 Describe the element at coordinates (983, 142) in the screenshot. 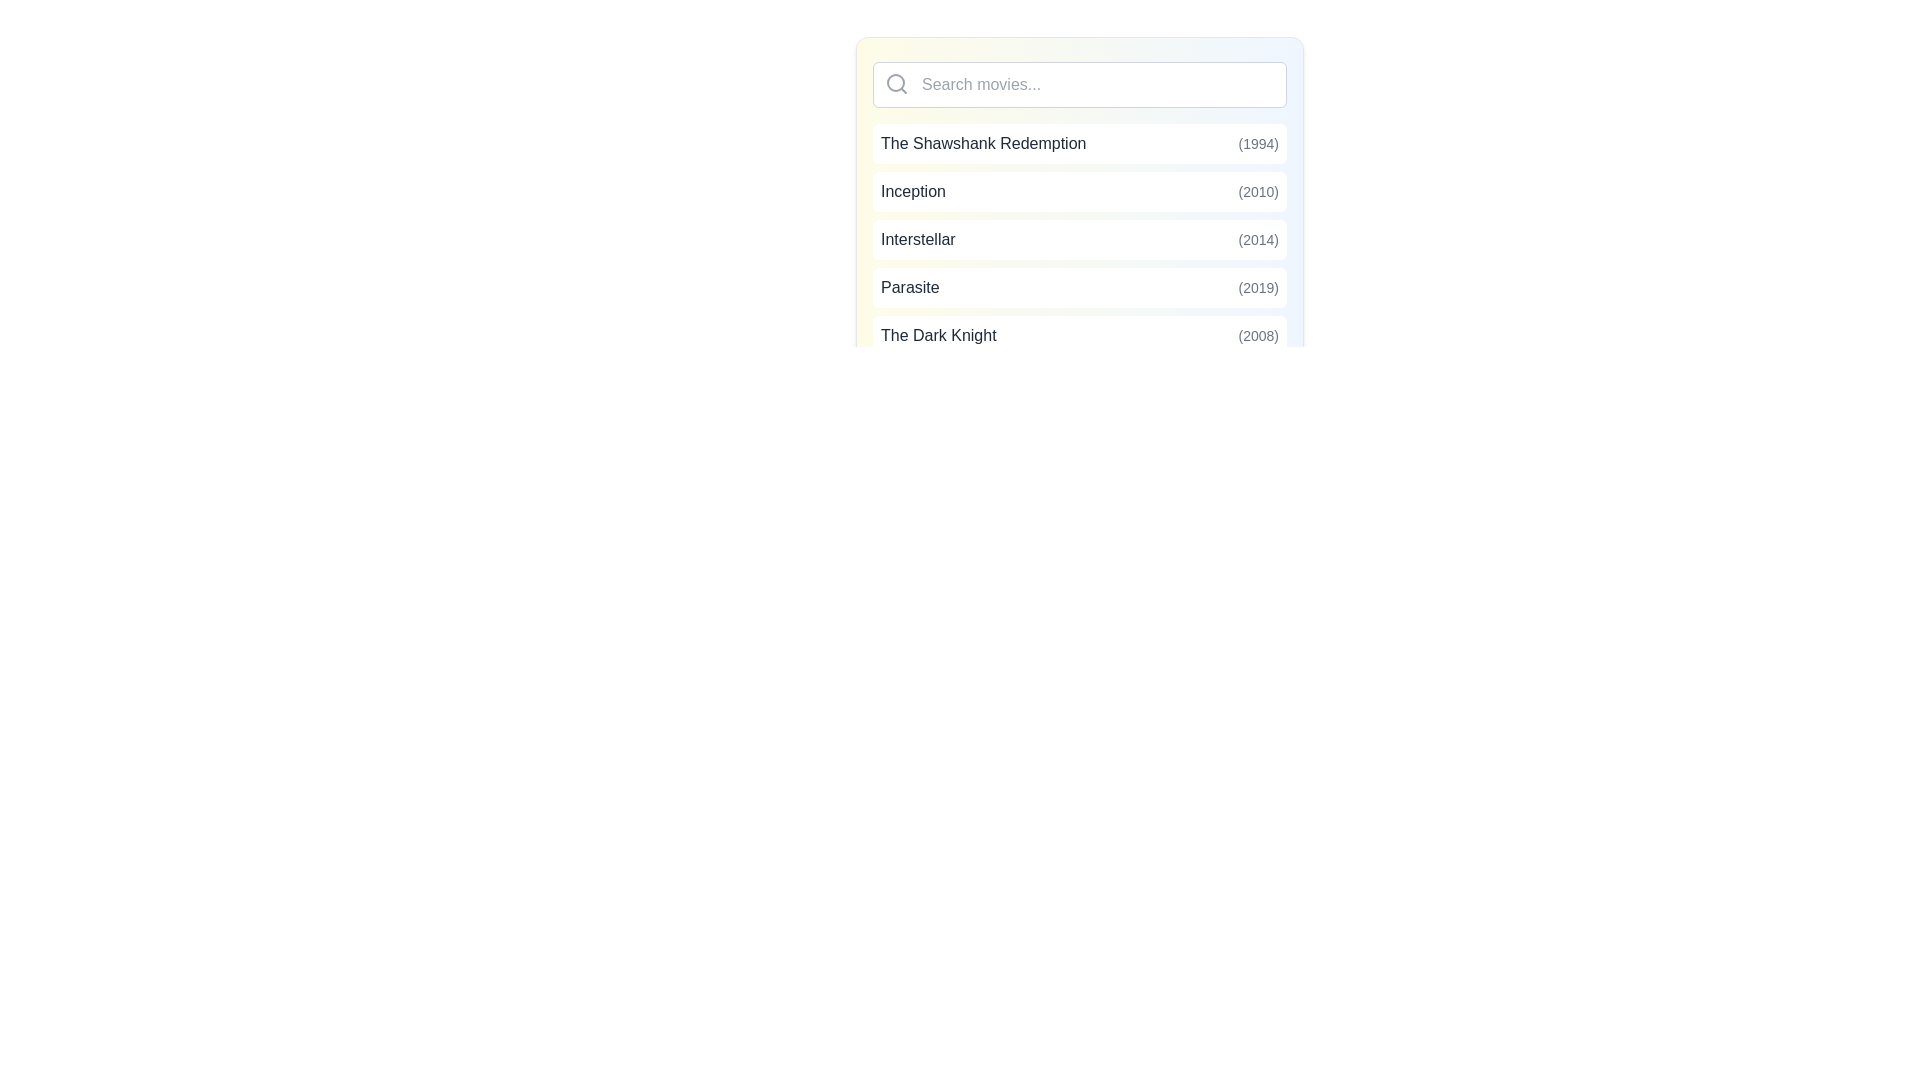

I see `the text label displaying the title 'The Shawshank Redemption' in the movie list` at that location.